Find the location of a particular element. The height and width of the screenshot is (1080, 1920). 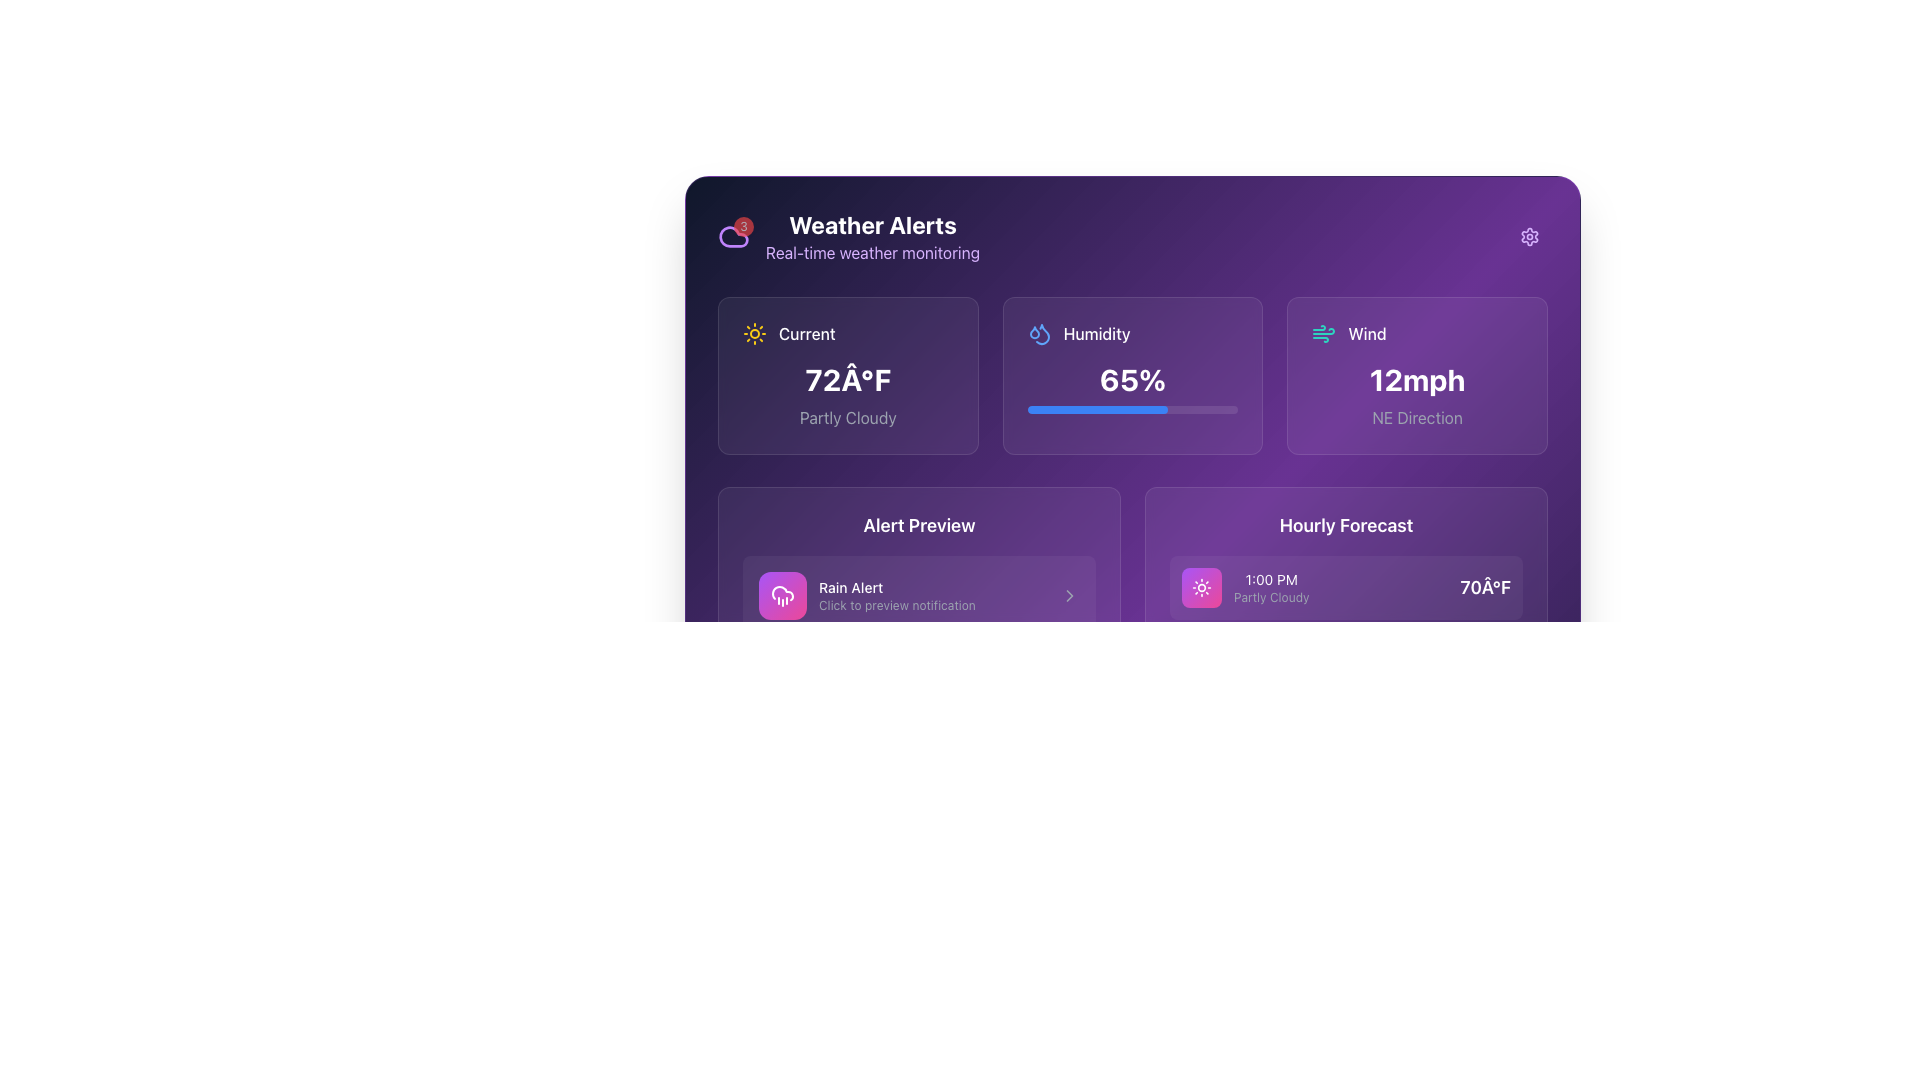

the static text displaying '1:00 PM' in white font on a purple background, located under the 'Hourly Forecast' section, to the left of 'Partly Cloudy' is located at coordinates (1270, 579).